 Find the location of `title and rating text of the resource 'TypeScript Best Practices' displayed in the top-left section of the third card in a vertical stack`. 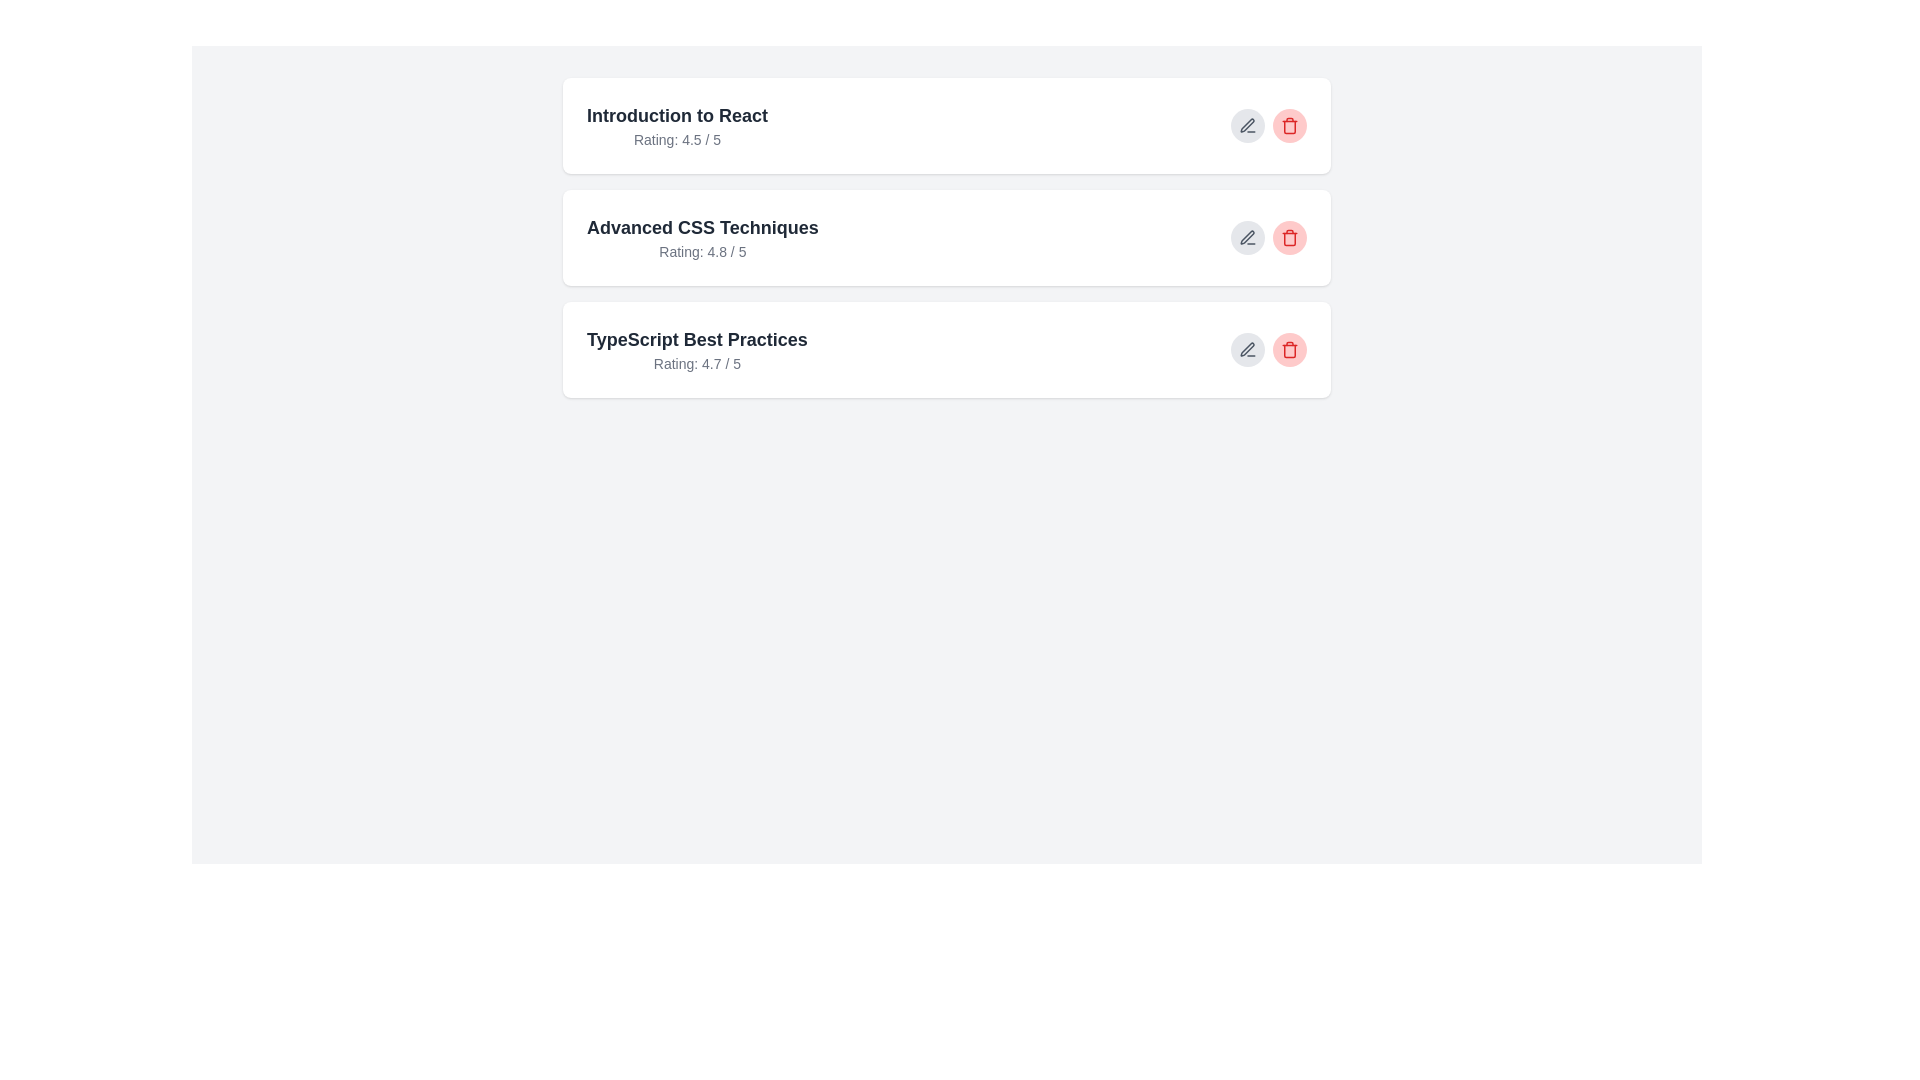

title and rating text of the resource 'TypeScript Best Practices' displayed in the top-left section of the third card in a vertical stack is located at coordinates (697, 349).